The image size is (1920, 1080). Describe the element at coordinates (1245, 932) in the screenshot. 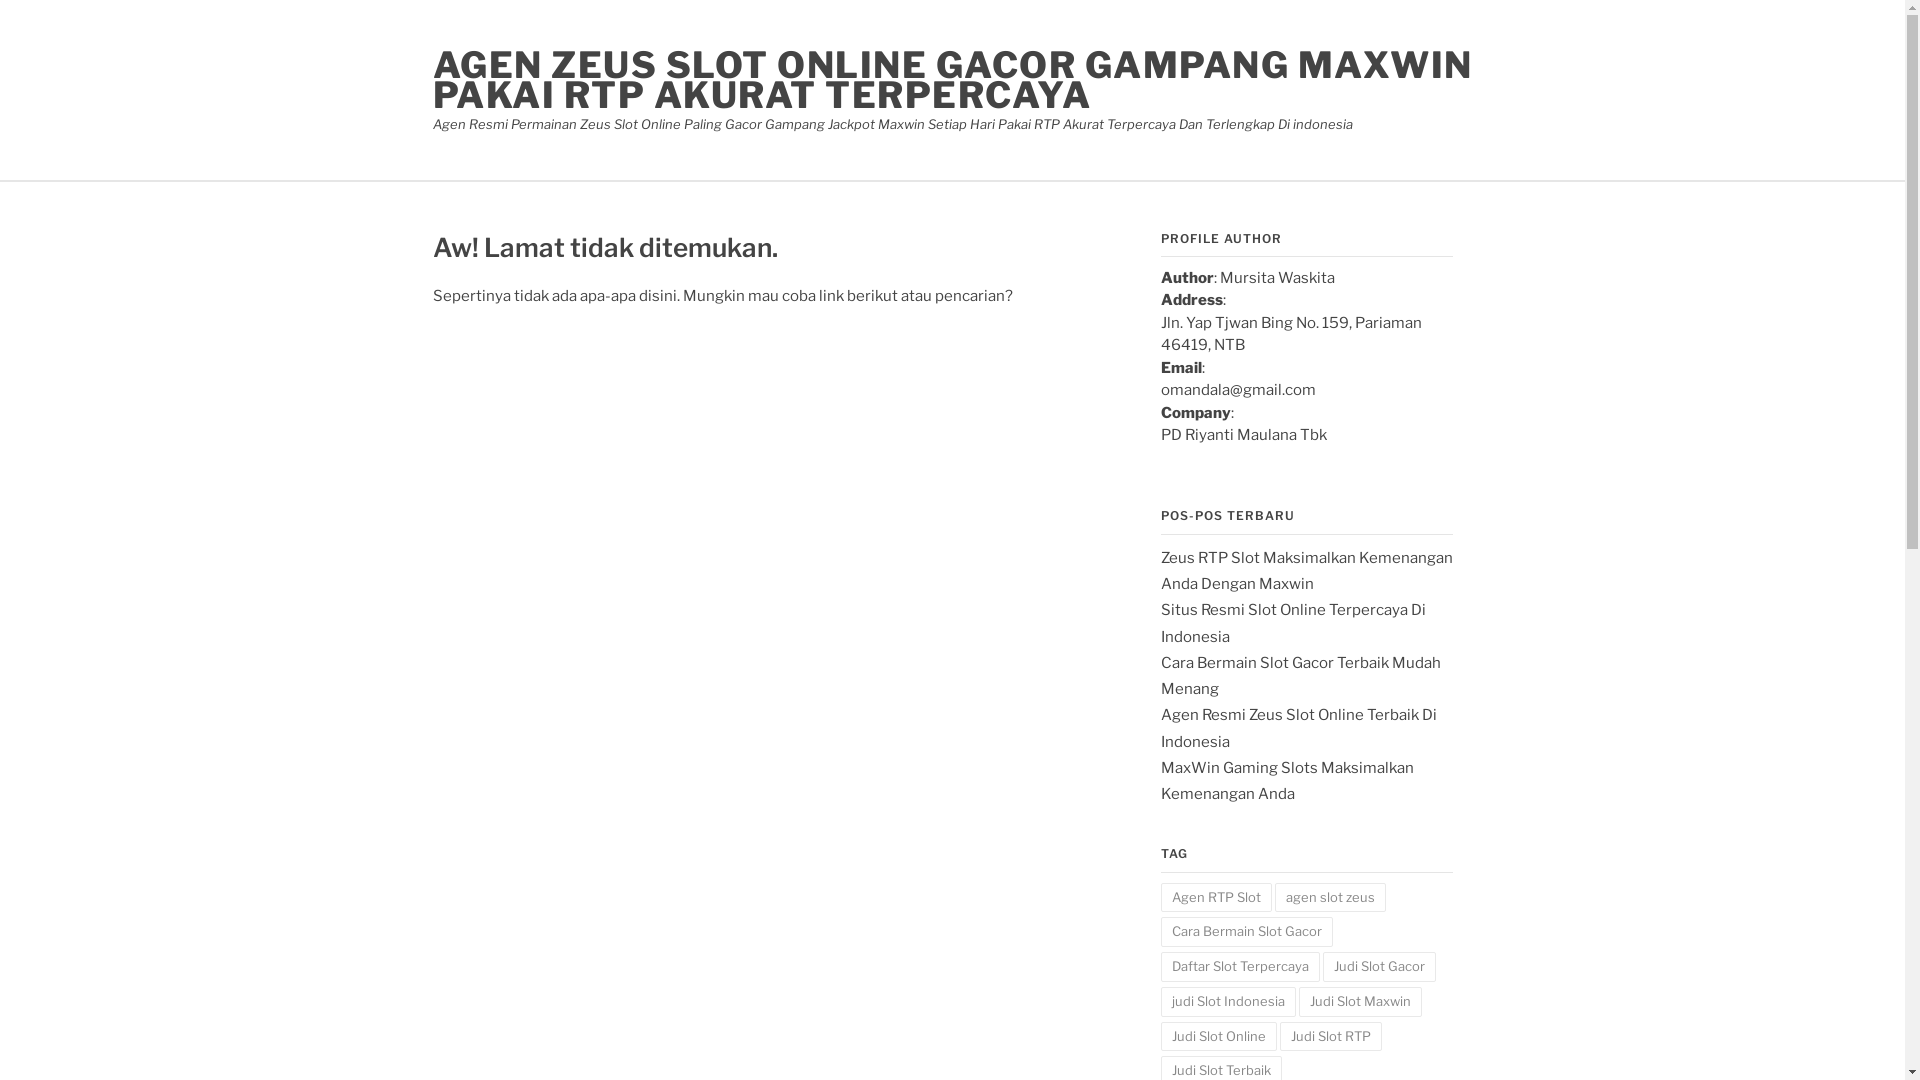

I see `'Cara Bermain Slot Gacor'` at that location.